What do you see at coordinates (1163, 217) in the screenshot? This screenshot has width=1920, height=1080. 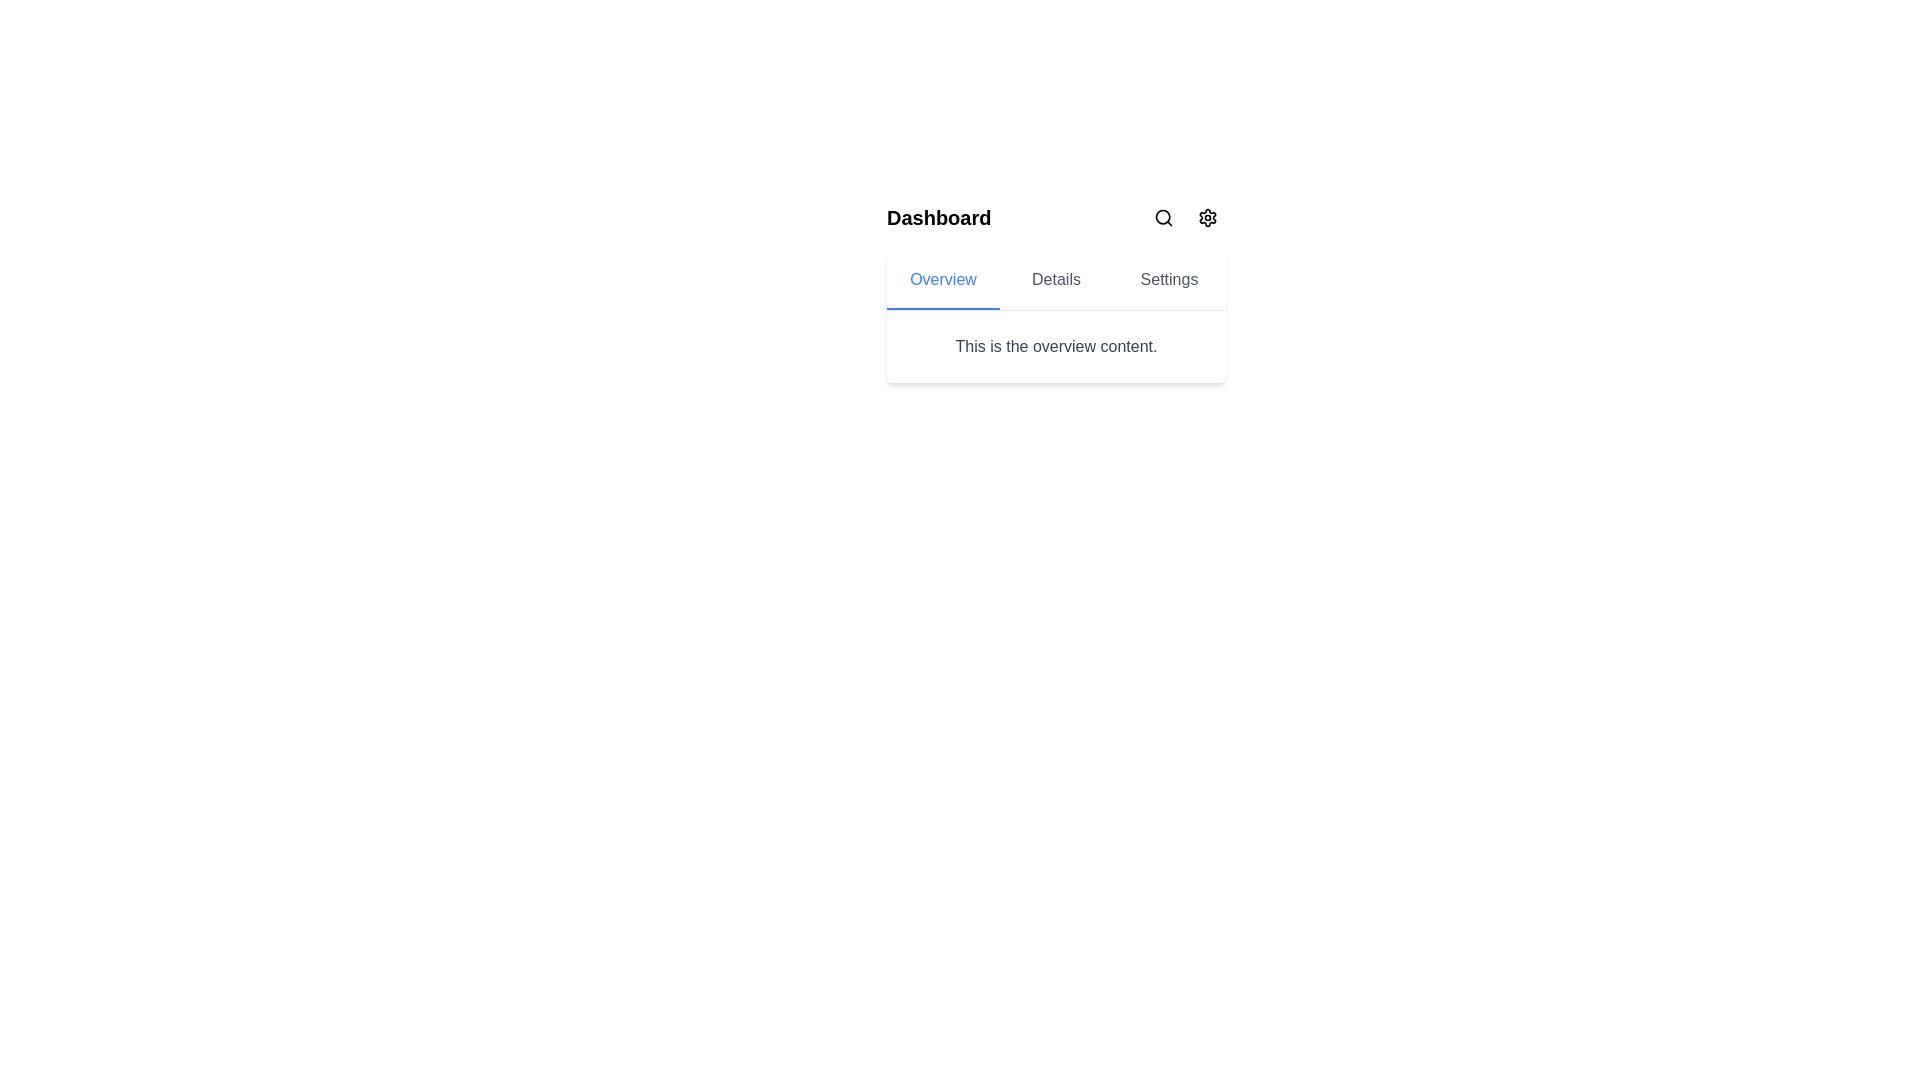 I see `the circular graphic representing the search functionality, located next to the 'Dashboard' text at the top of the interface` at bounding box center [1163, 217].